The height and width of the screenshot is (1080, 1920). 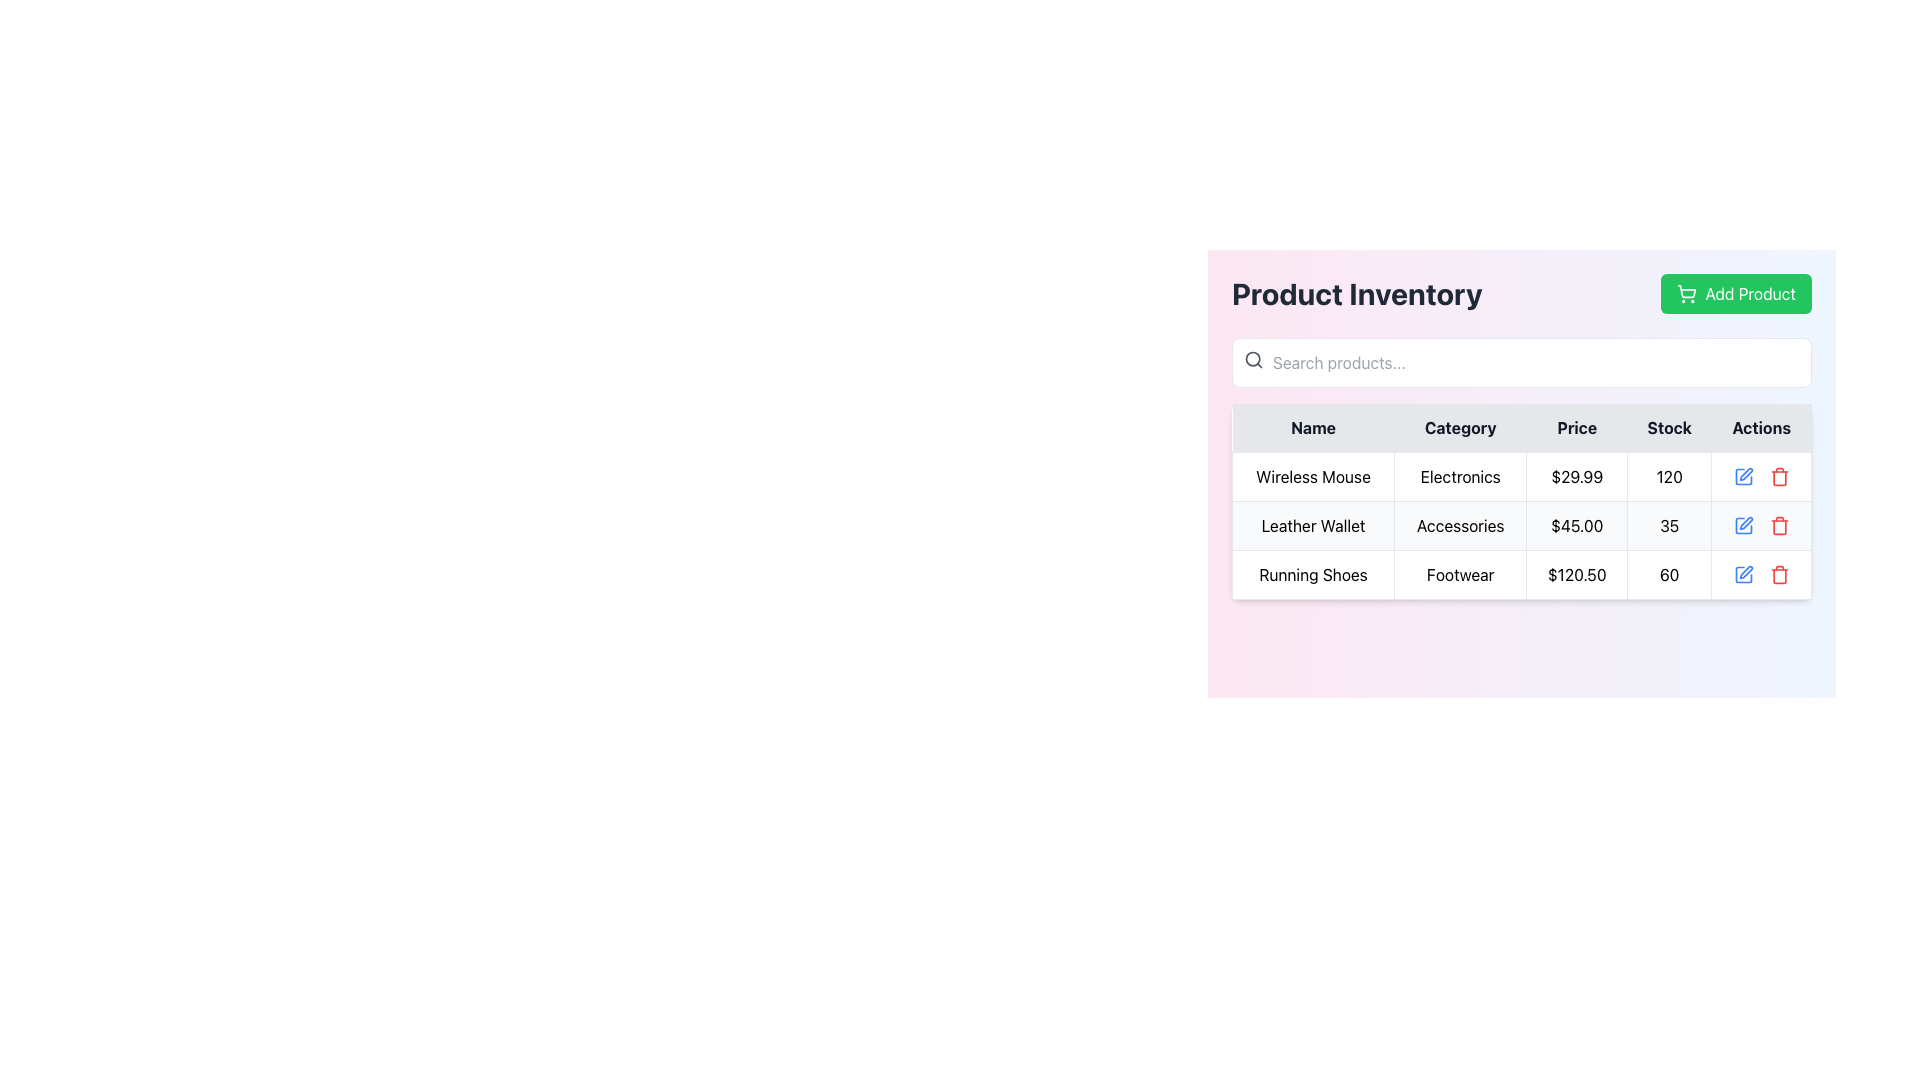 What do you see at coordinates (1357, 293) in the screenshot?
I see `the static header indicating the purpose of the product inventory section located at the top of the panel` at bounding box center [1357, 293].